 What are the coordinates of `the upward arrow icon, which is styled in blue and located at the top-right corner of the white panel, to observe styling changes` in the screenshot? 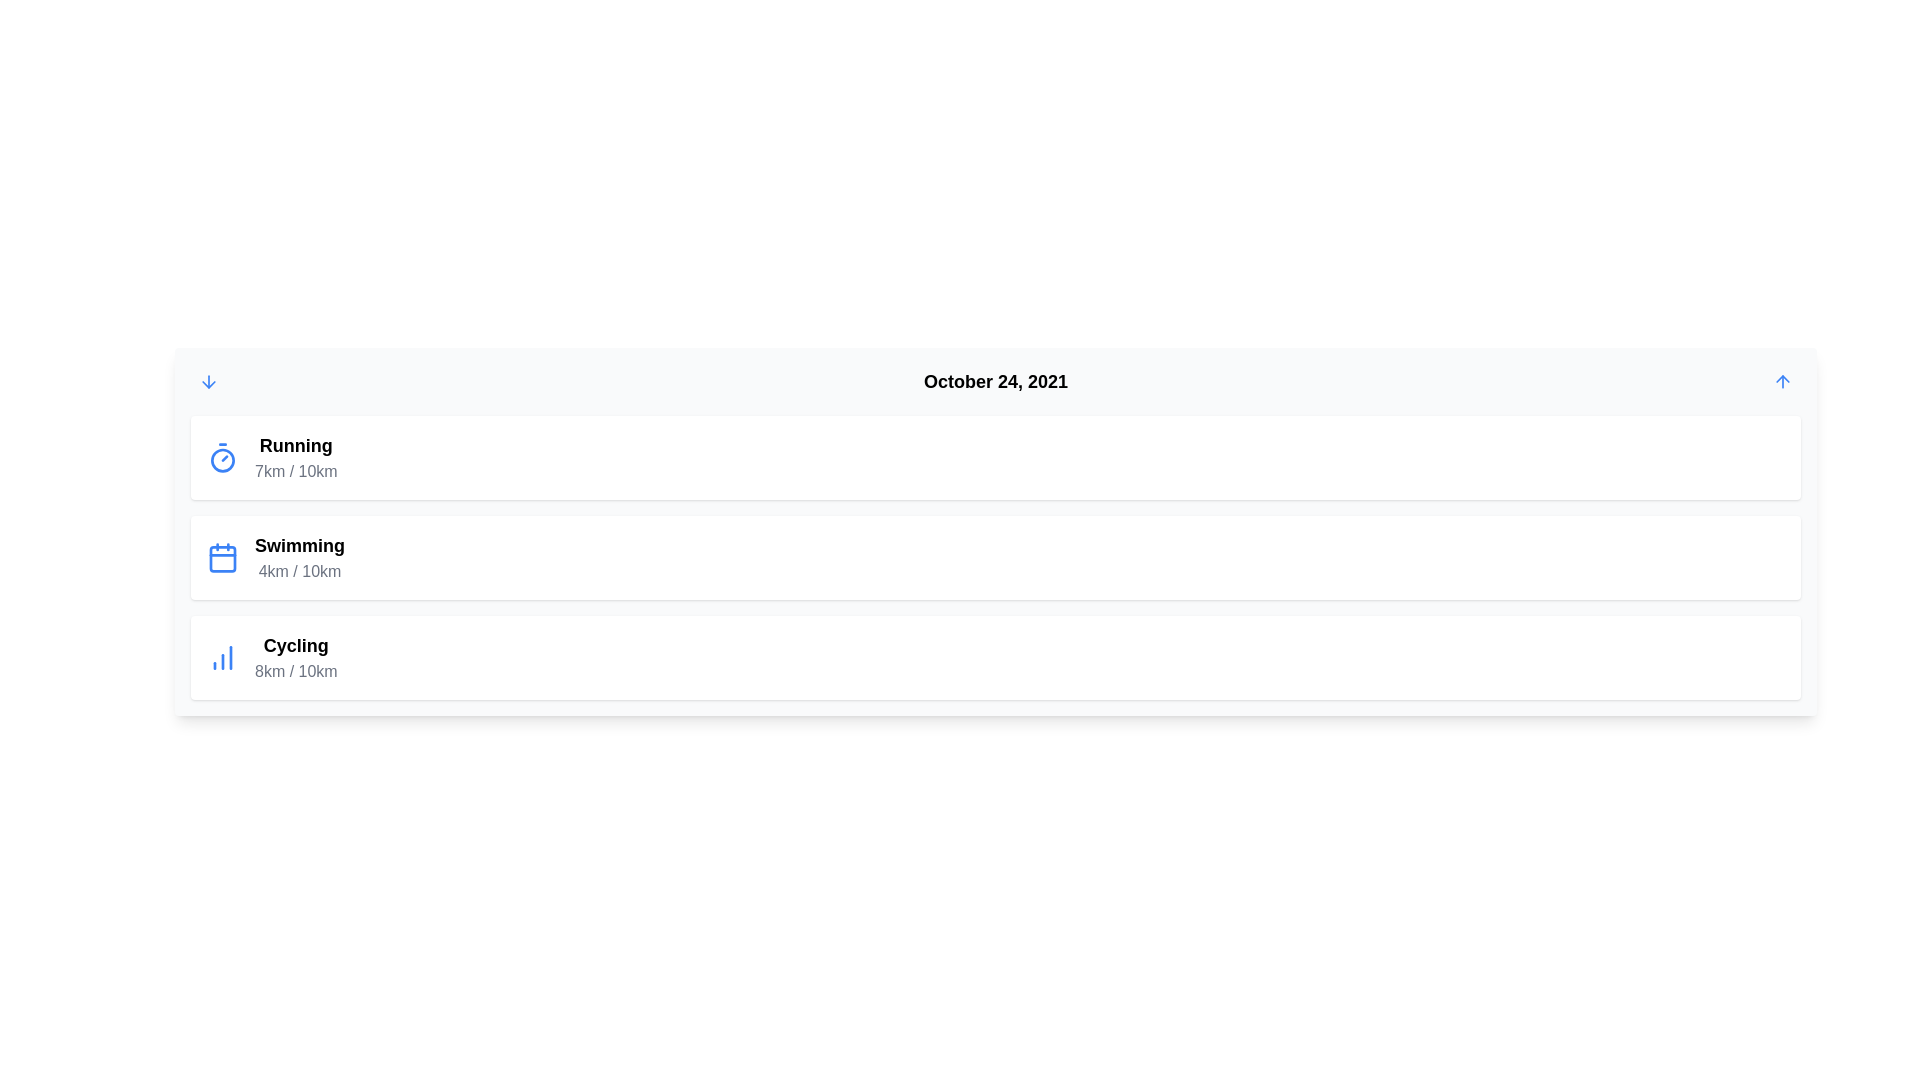 It's located at (1782, 381).